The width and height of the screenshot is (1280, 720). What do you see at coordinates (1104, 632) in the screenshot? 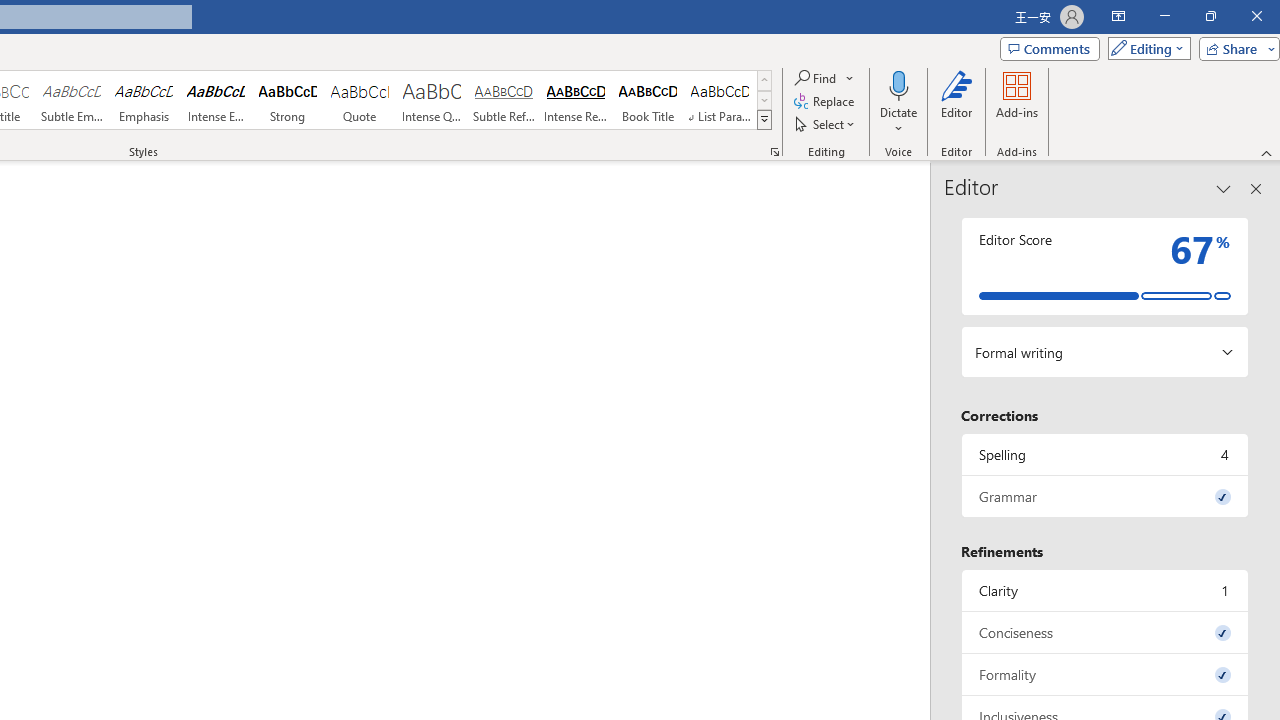
I see `'Conciseness, 0 issues. Press space or enter to review items.'` at bounding box center [1104, 632].